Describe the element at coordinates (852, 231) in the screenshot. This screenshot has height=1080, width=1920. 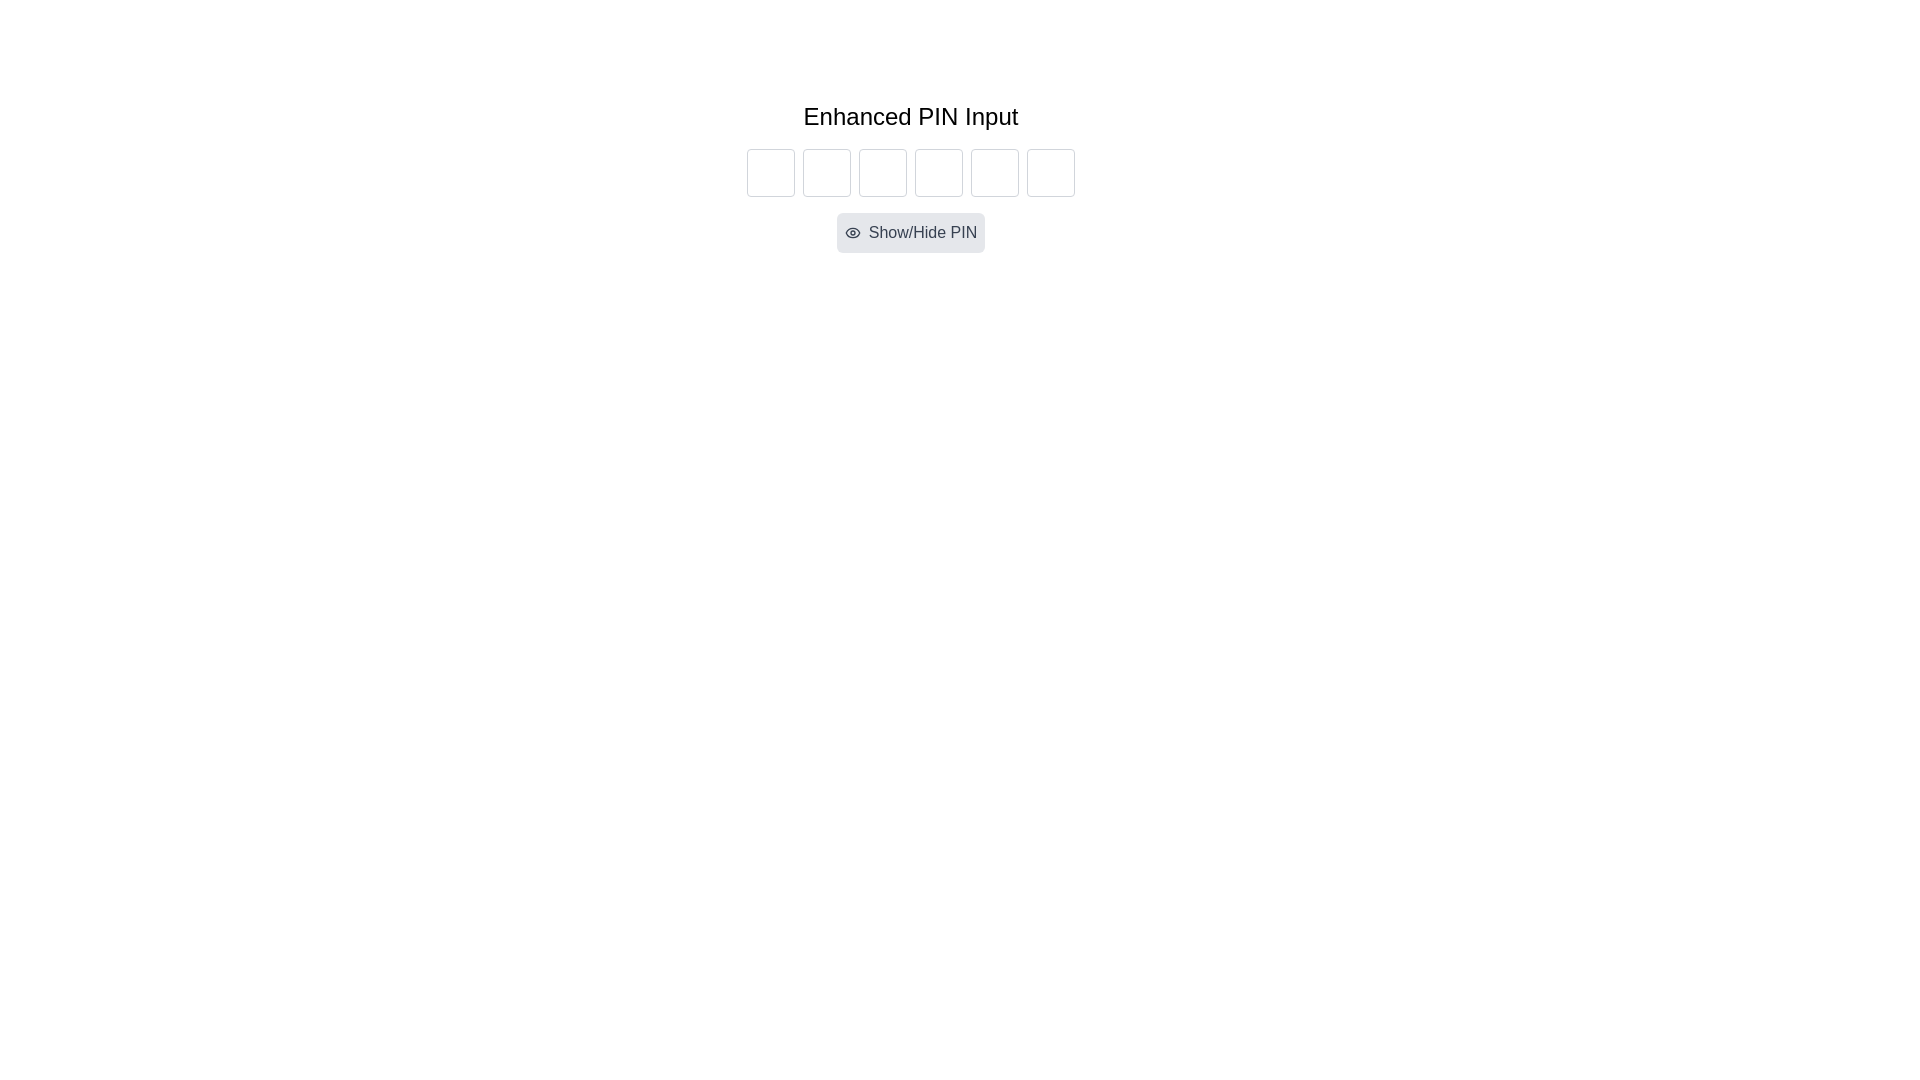
I see `the visibility icon for the 'Show/Hide PIN' button` at that location.